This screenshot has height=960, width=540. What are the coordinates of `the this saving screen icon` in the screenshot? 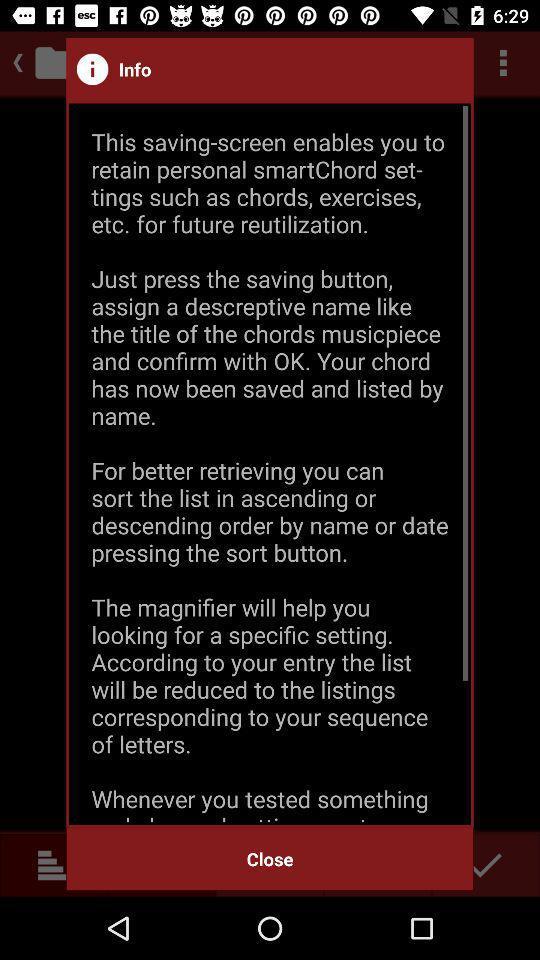 It's located at (270, 464).